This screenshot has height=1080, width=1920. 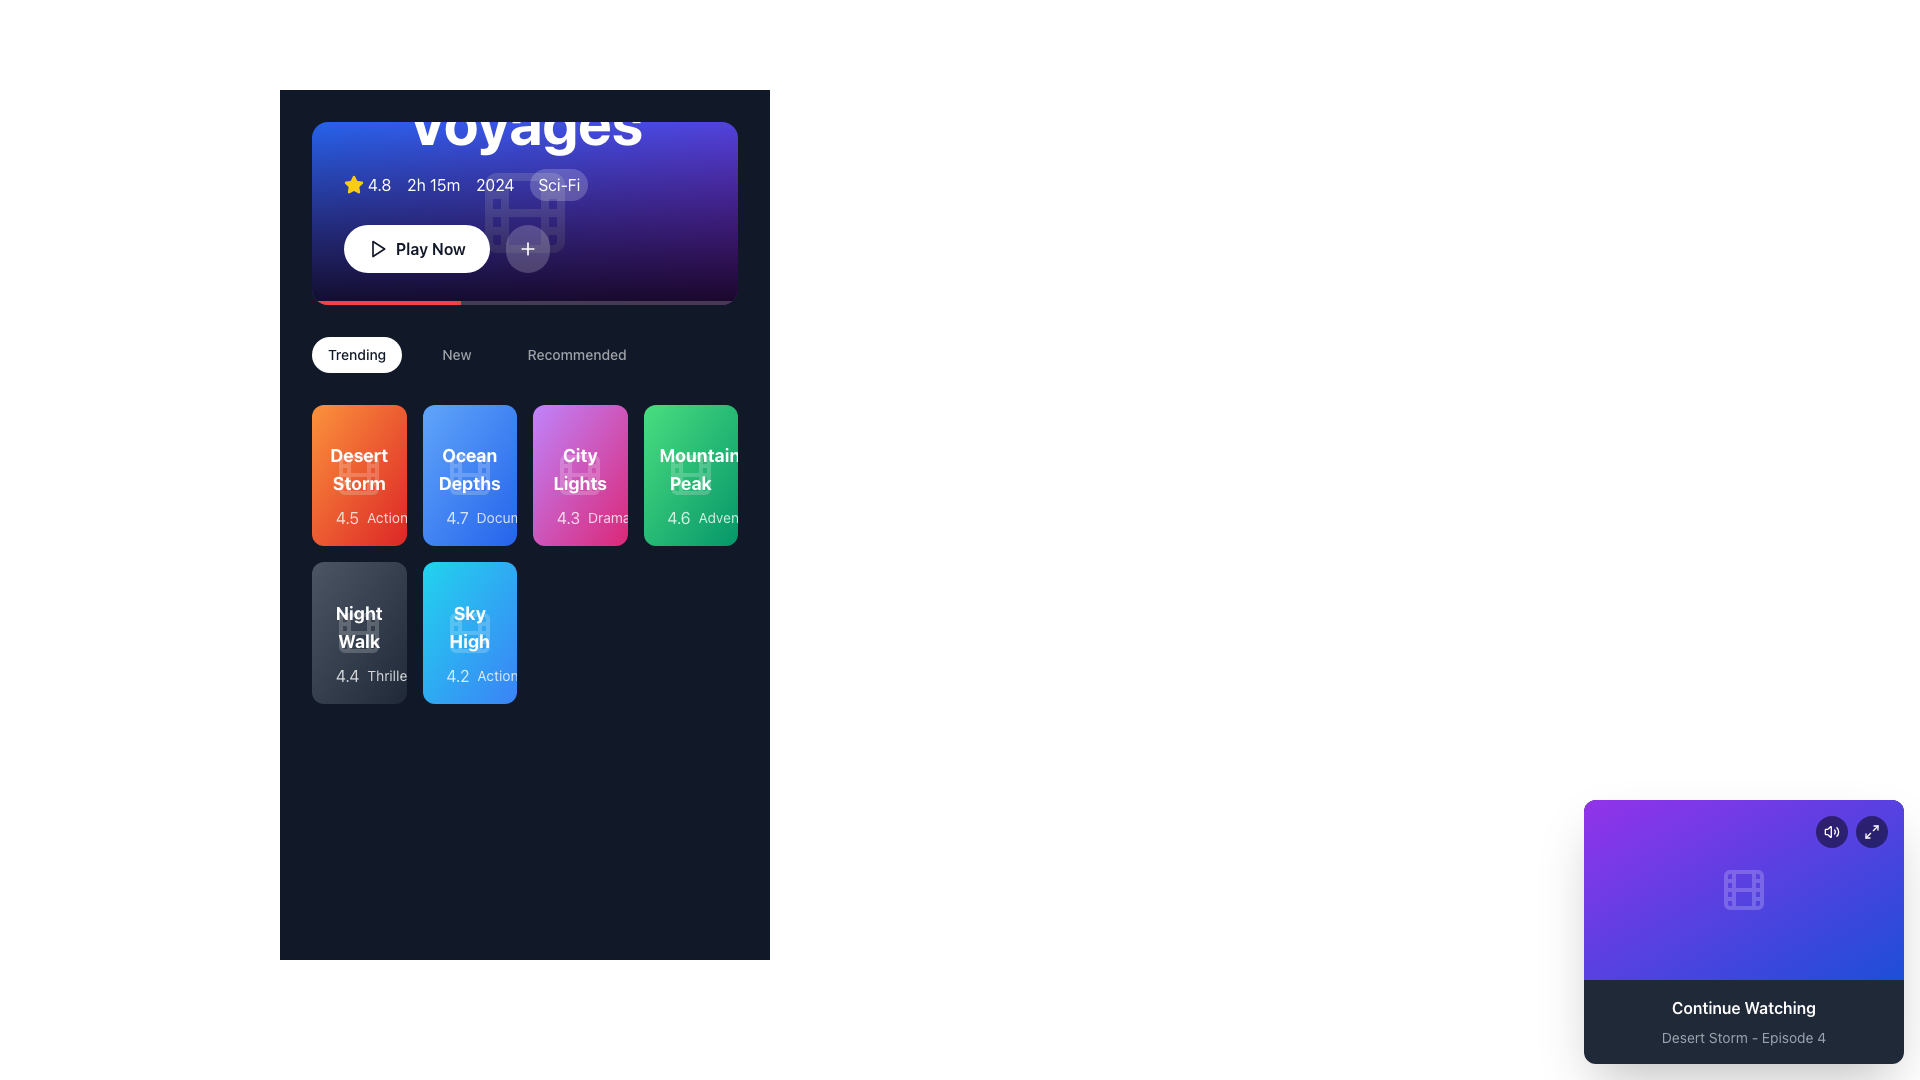 What do you see at coordinates (468, 517) in the screenshot?
I see `the Information display row (icon and text) for the 'Ocean Depths' card, which displays the rating and genre, located in the second column of the top row of the grid` at bounding box center [468, 517].